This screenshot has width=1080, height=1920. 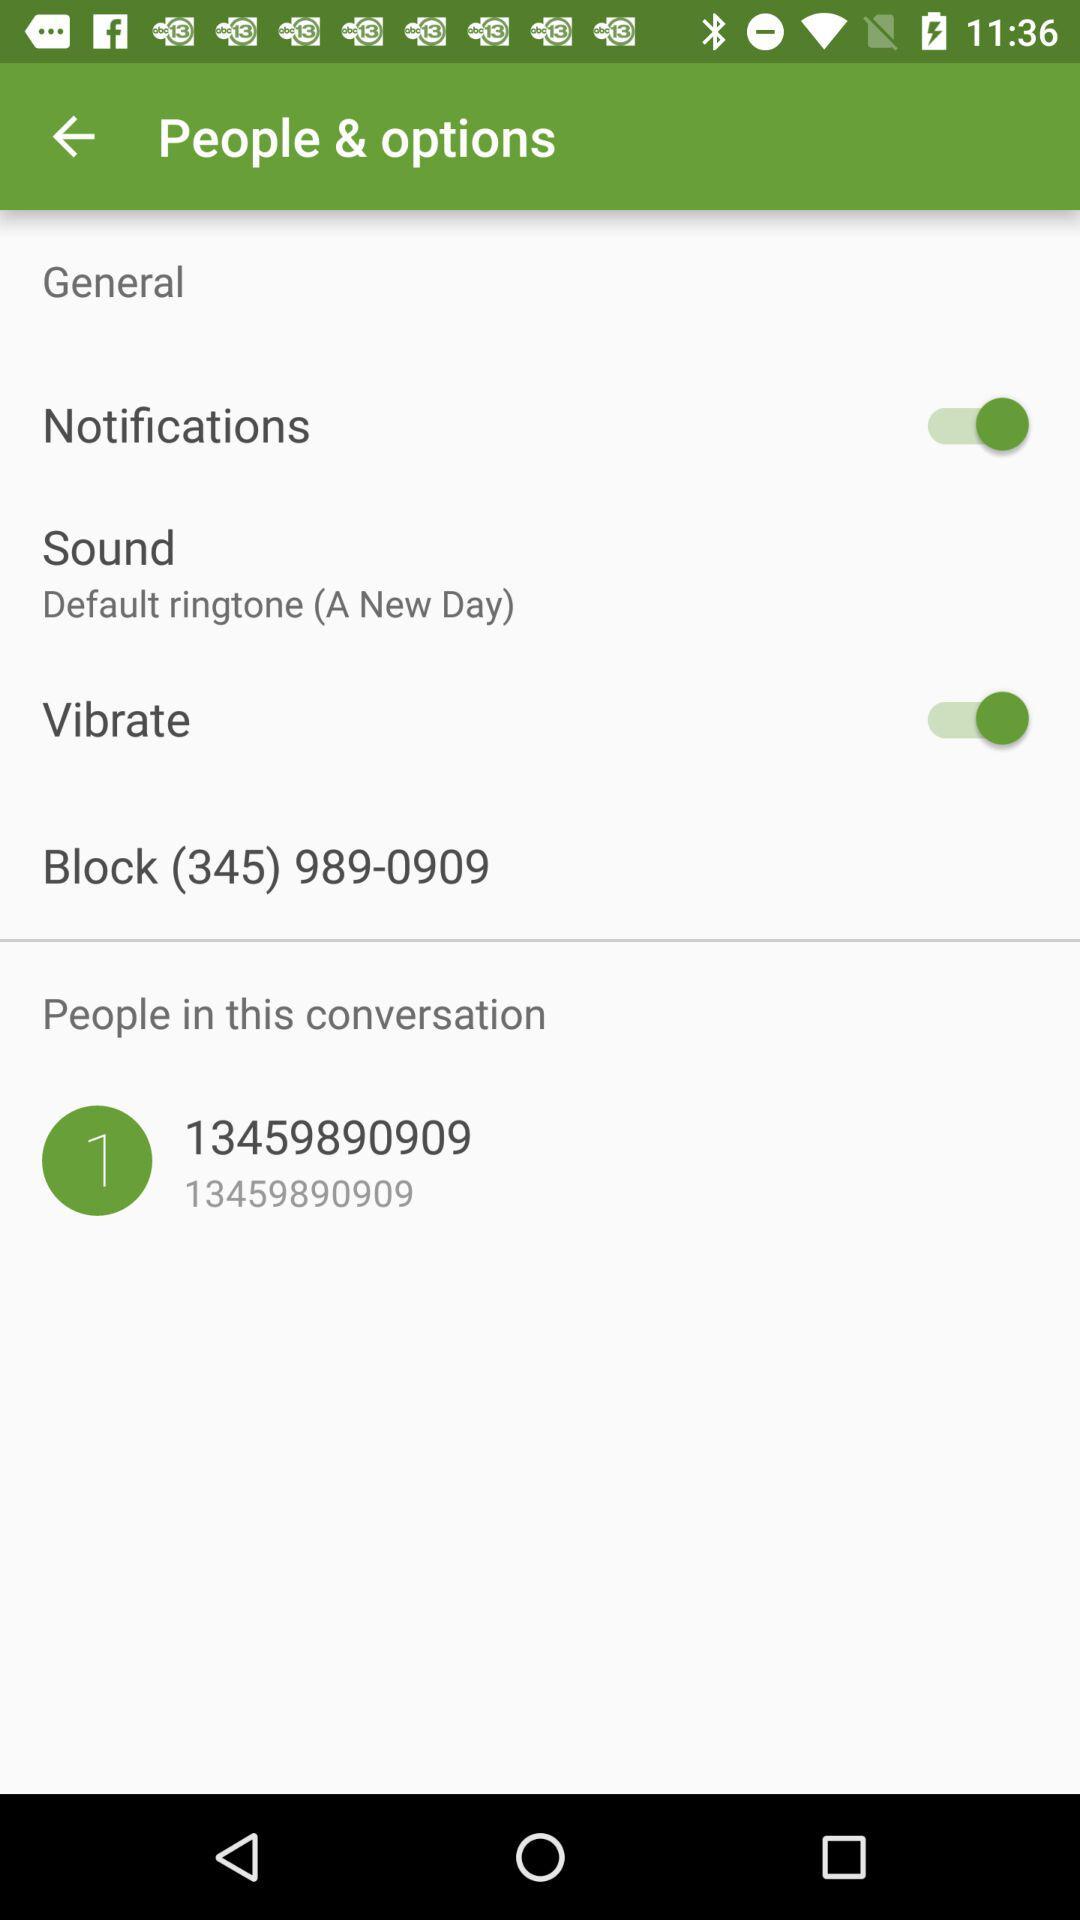 I want to click on icon below block 345 989 icon, so click(x=540, y=939).